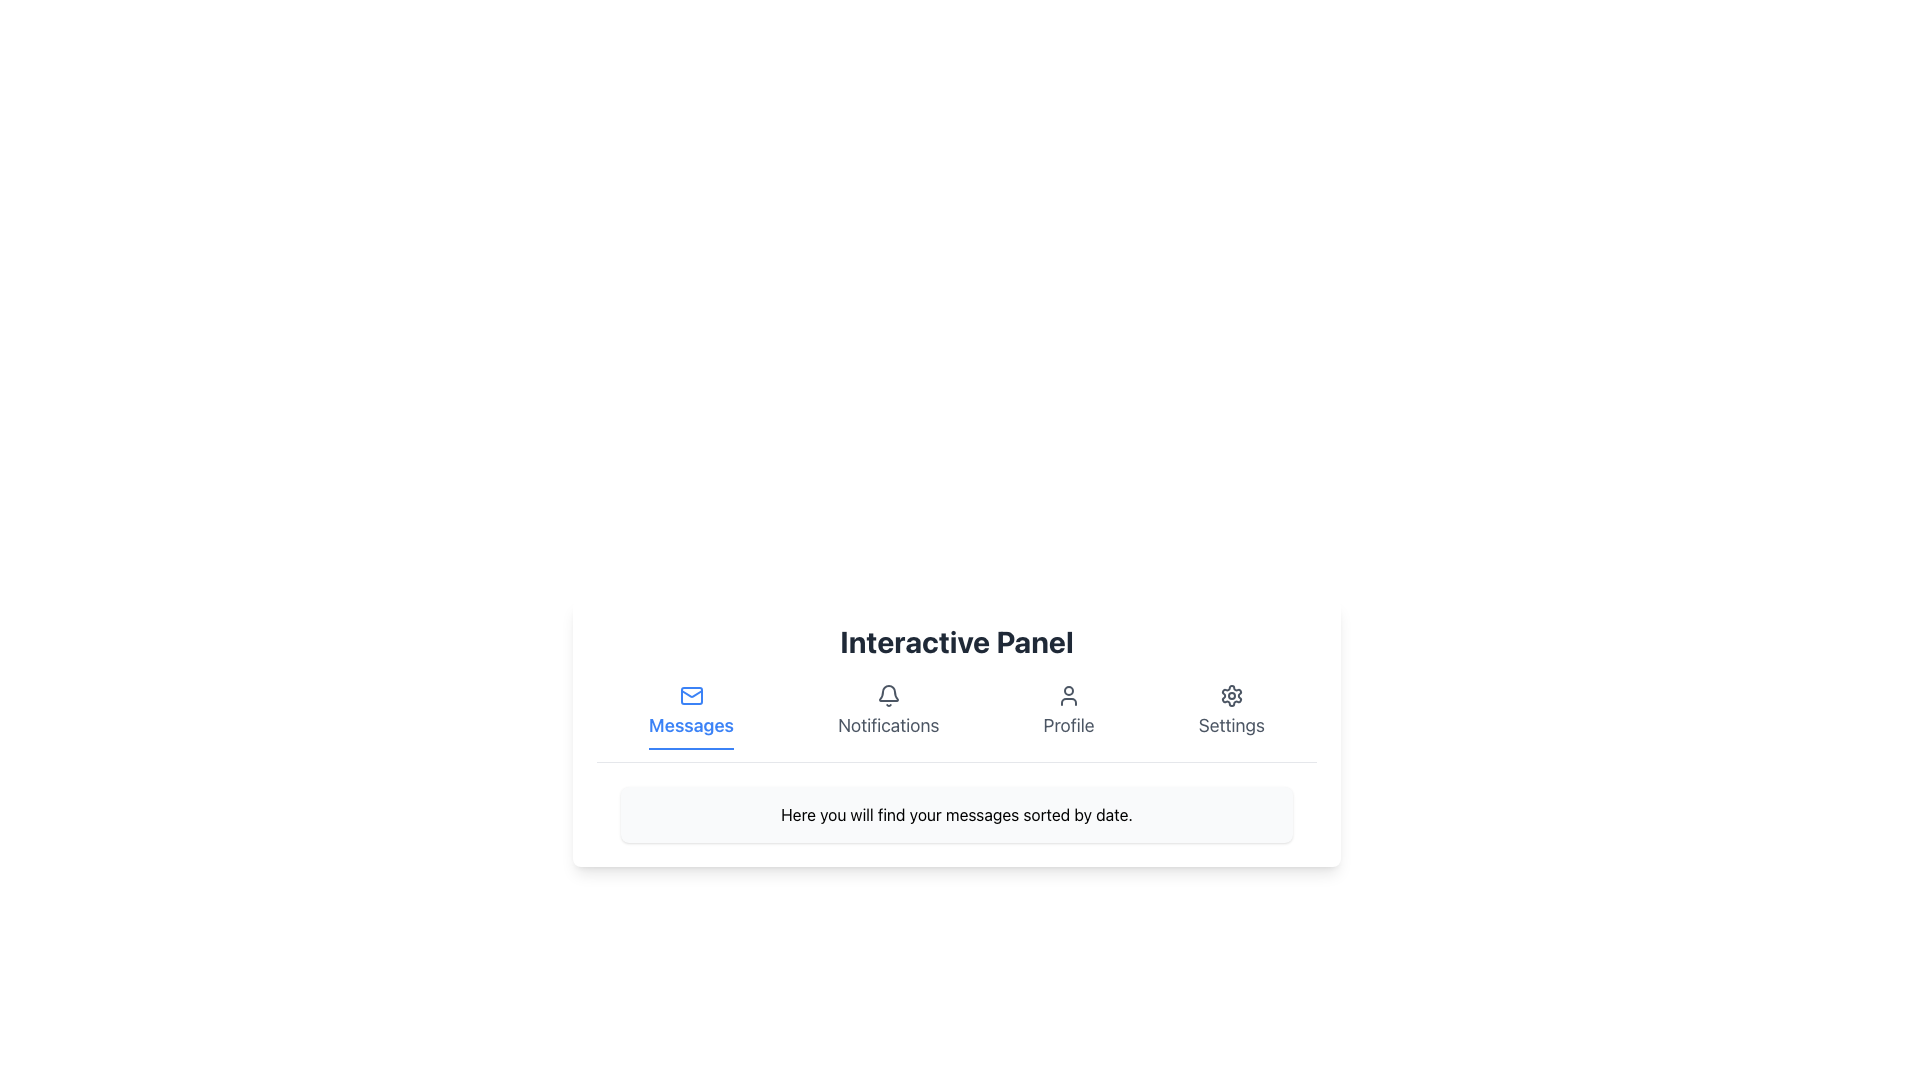 This screenshot has width=1920, height=1080. Describe the element at coordinates (691, 694) in the screenshot. I see `the blue outlined mail icon depicting an envelope, located above the 'Messages' text in the bottom navigation bar` at that location.